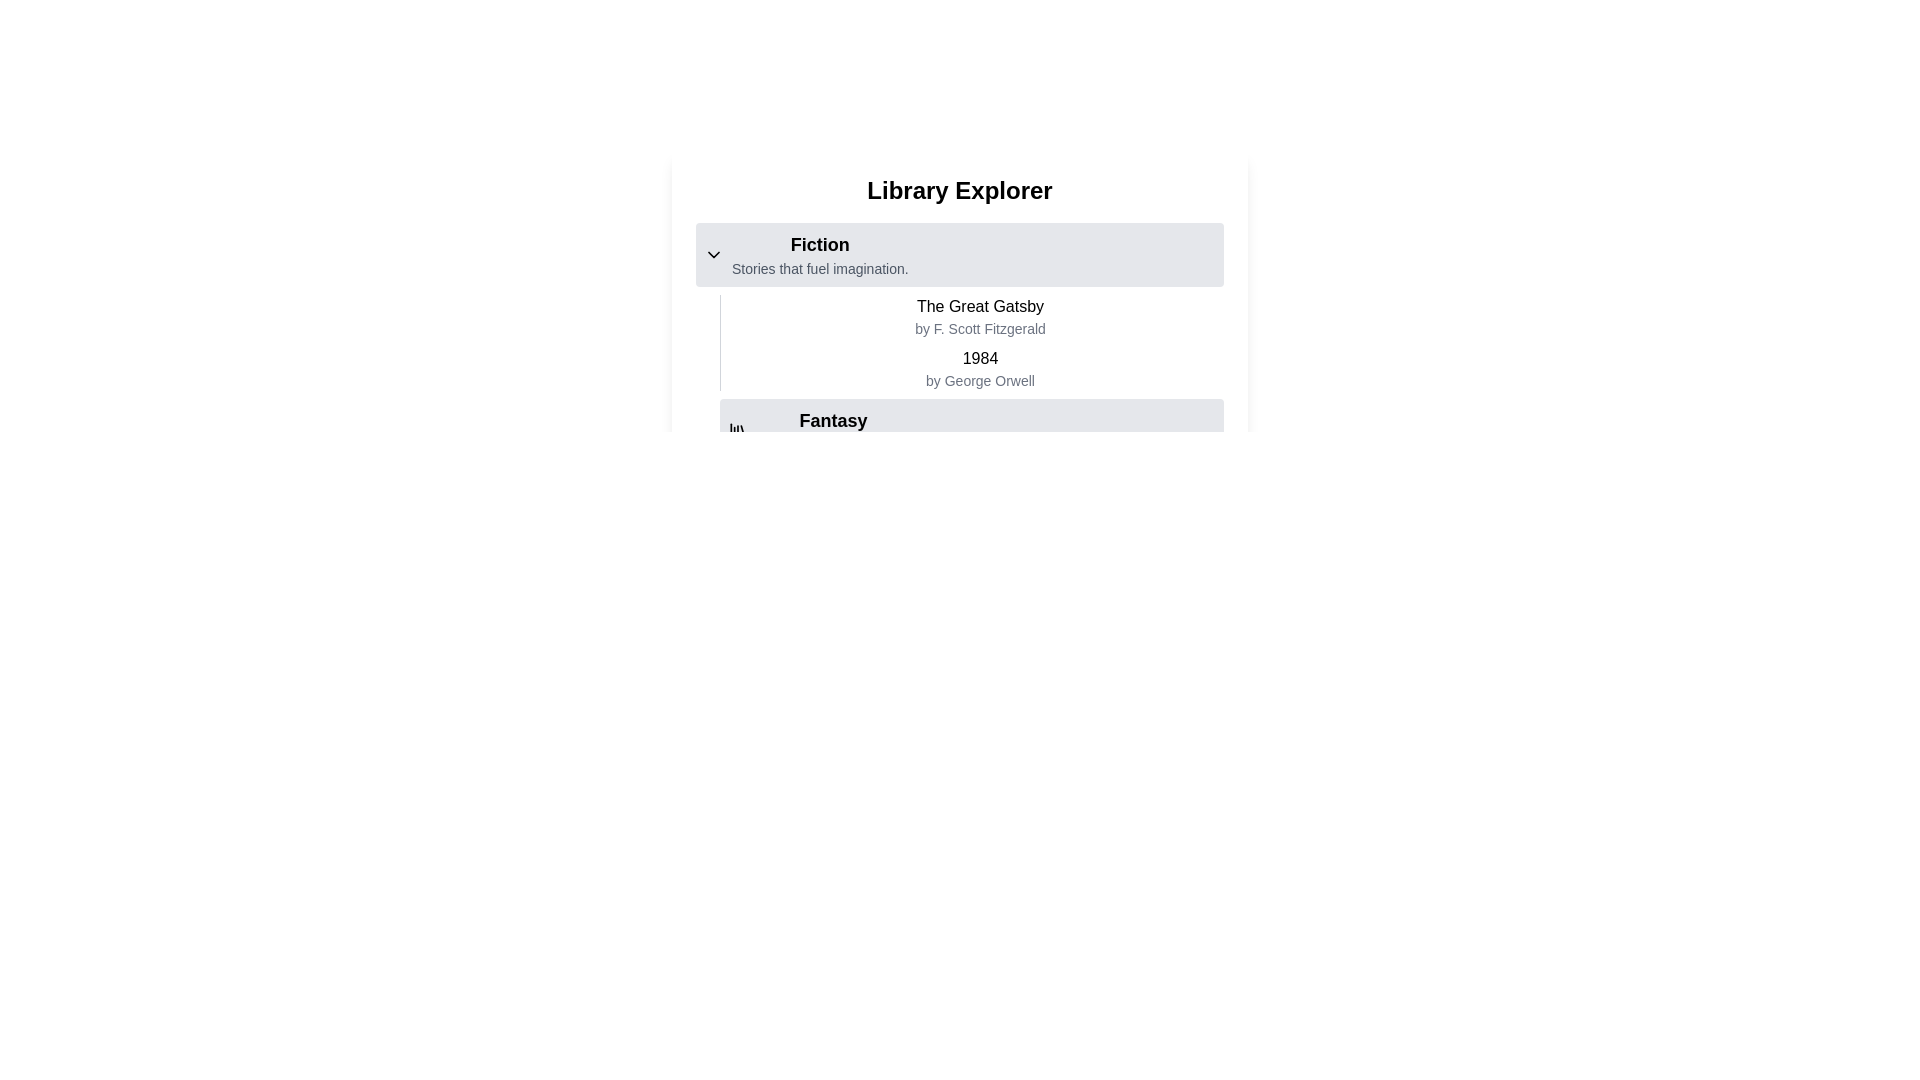 This screenshot has width=1920, height=1080. Describe the element at coordinates (980, 327) in the screenshot. I see `the Label displaying the text 'by F. Scott Fitzgerald', which is located directly below the title 'The Great Gatsby' in the 'Fiction' category of the 'Library Explorer' interface` at that location.